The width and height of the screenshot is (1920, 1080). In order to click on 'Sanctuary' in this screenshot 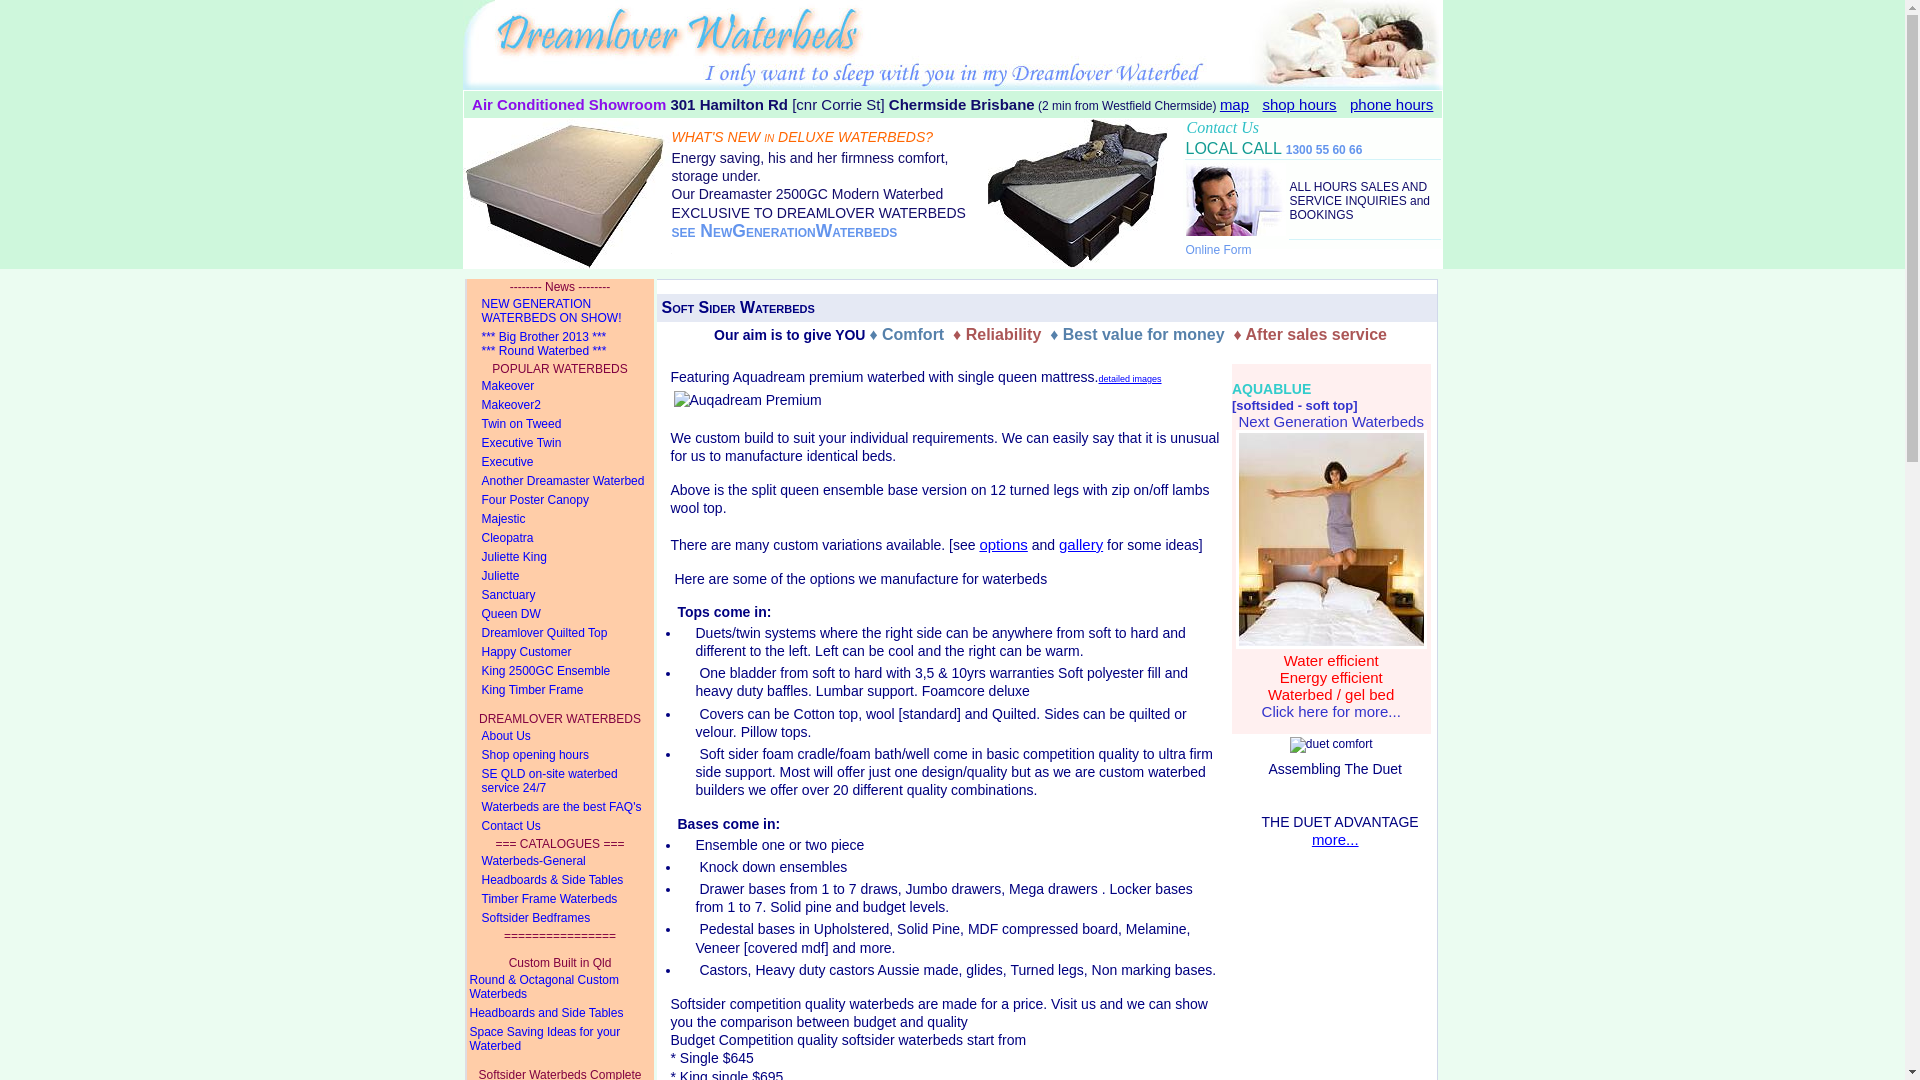, I will do `click(559, 594)`.